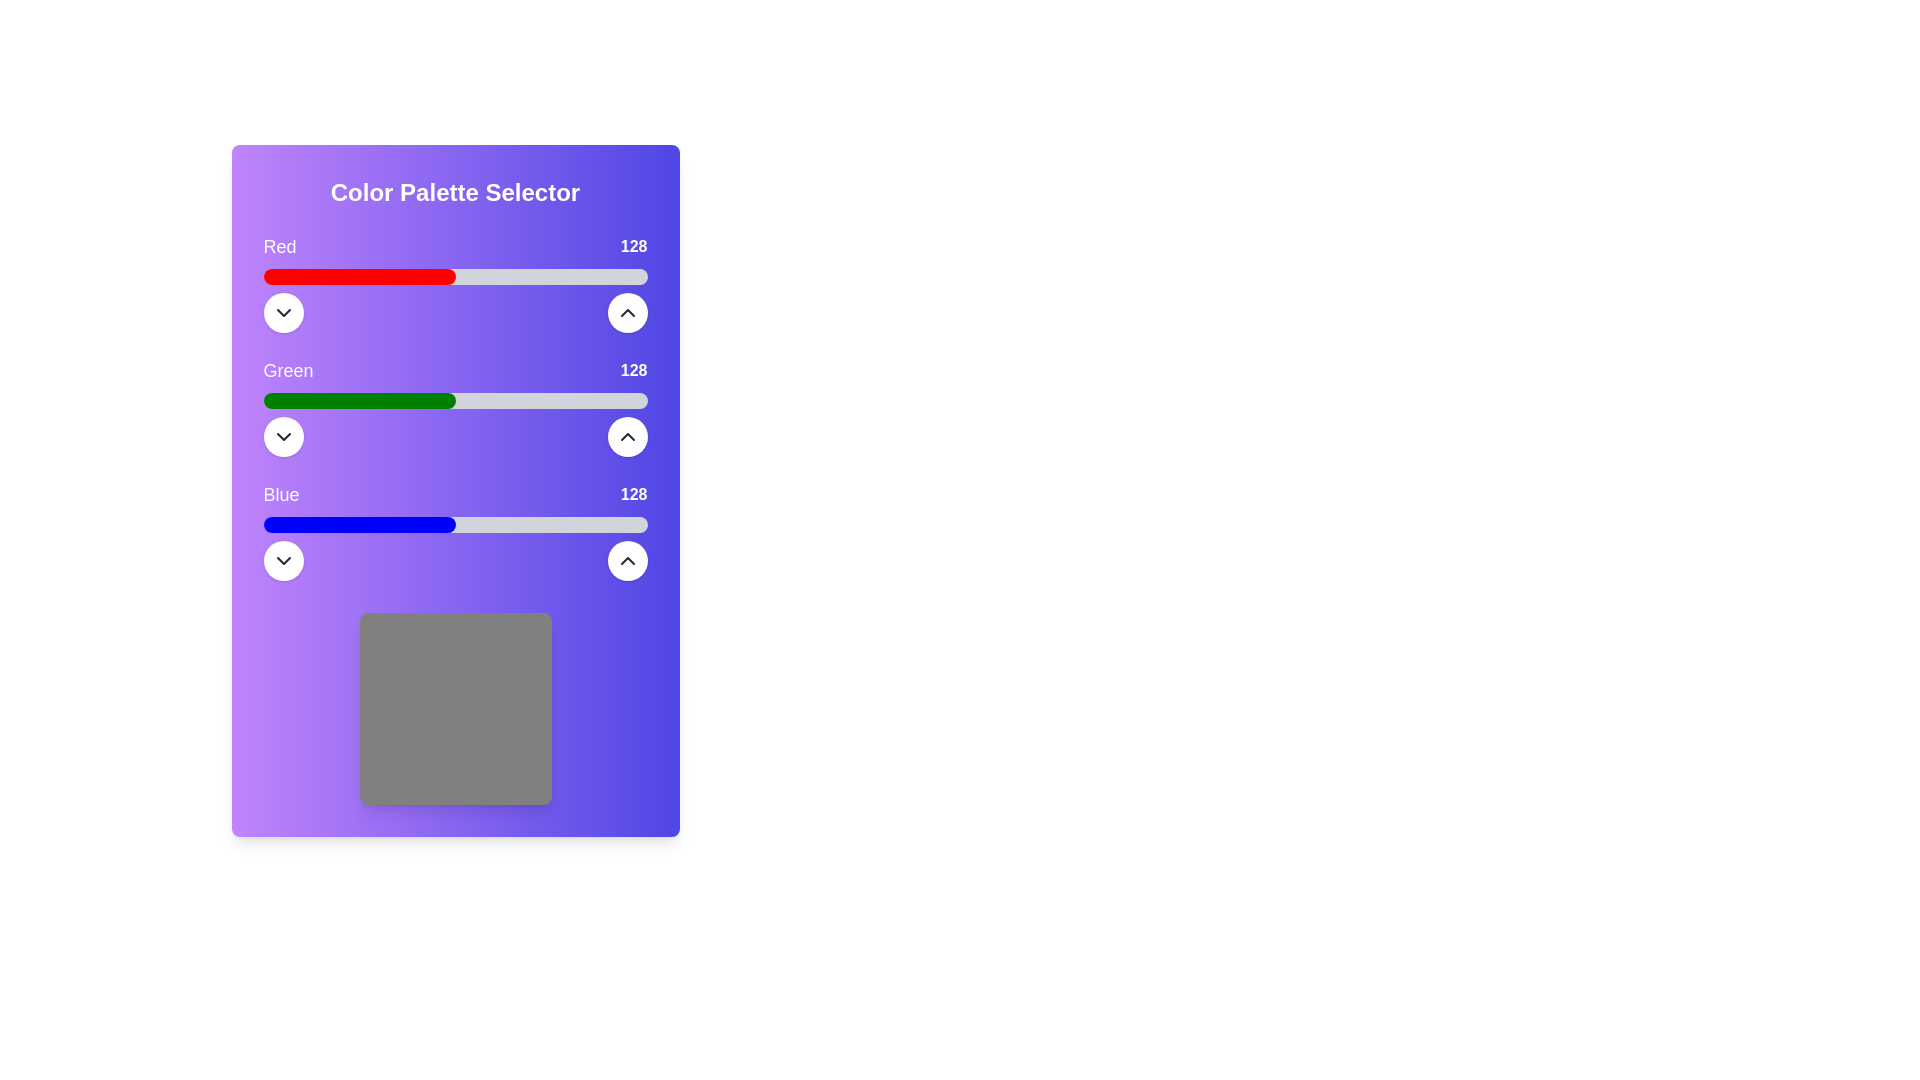 This screenshot has width=1920, height=1080. What do you see at coordinates (428, 401) in the screenshot?
I see `the green color intensity` at bounding box center [428, 401].